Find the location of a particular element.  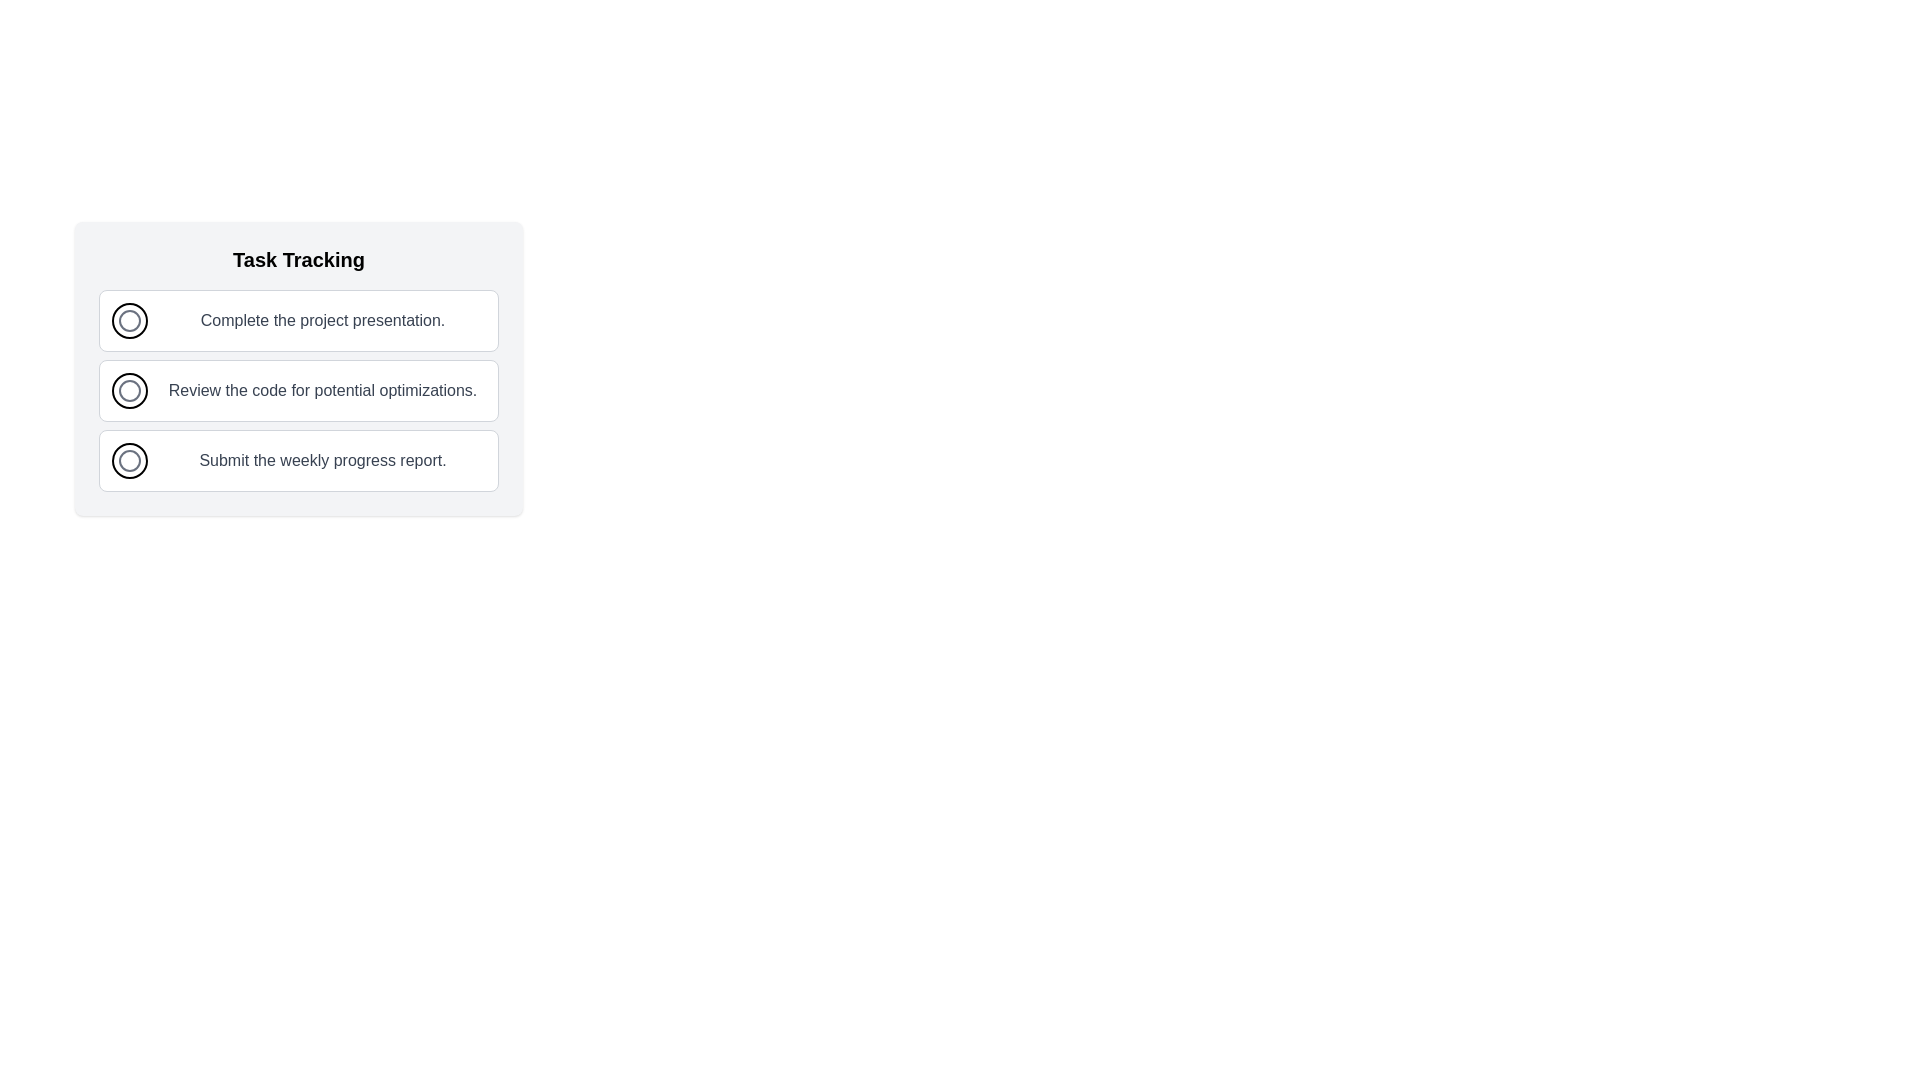

the circular icon with a gray outline located on the left side of the first list item in the 'Task Tracking' section, which is horizontally aligned with the text 'Complete the project presentation.' is located at coordinates (128, 319).